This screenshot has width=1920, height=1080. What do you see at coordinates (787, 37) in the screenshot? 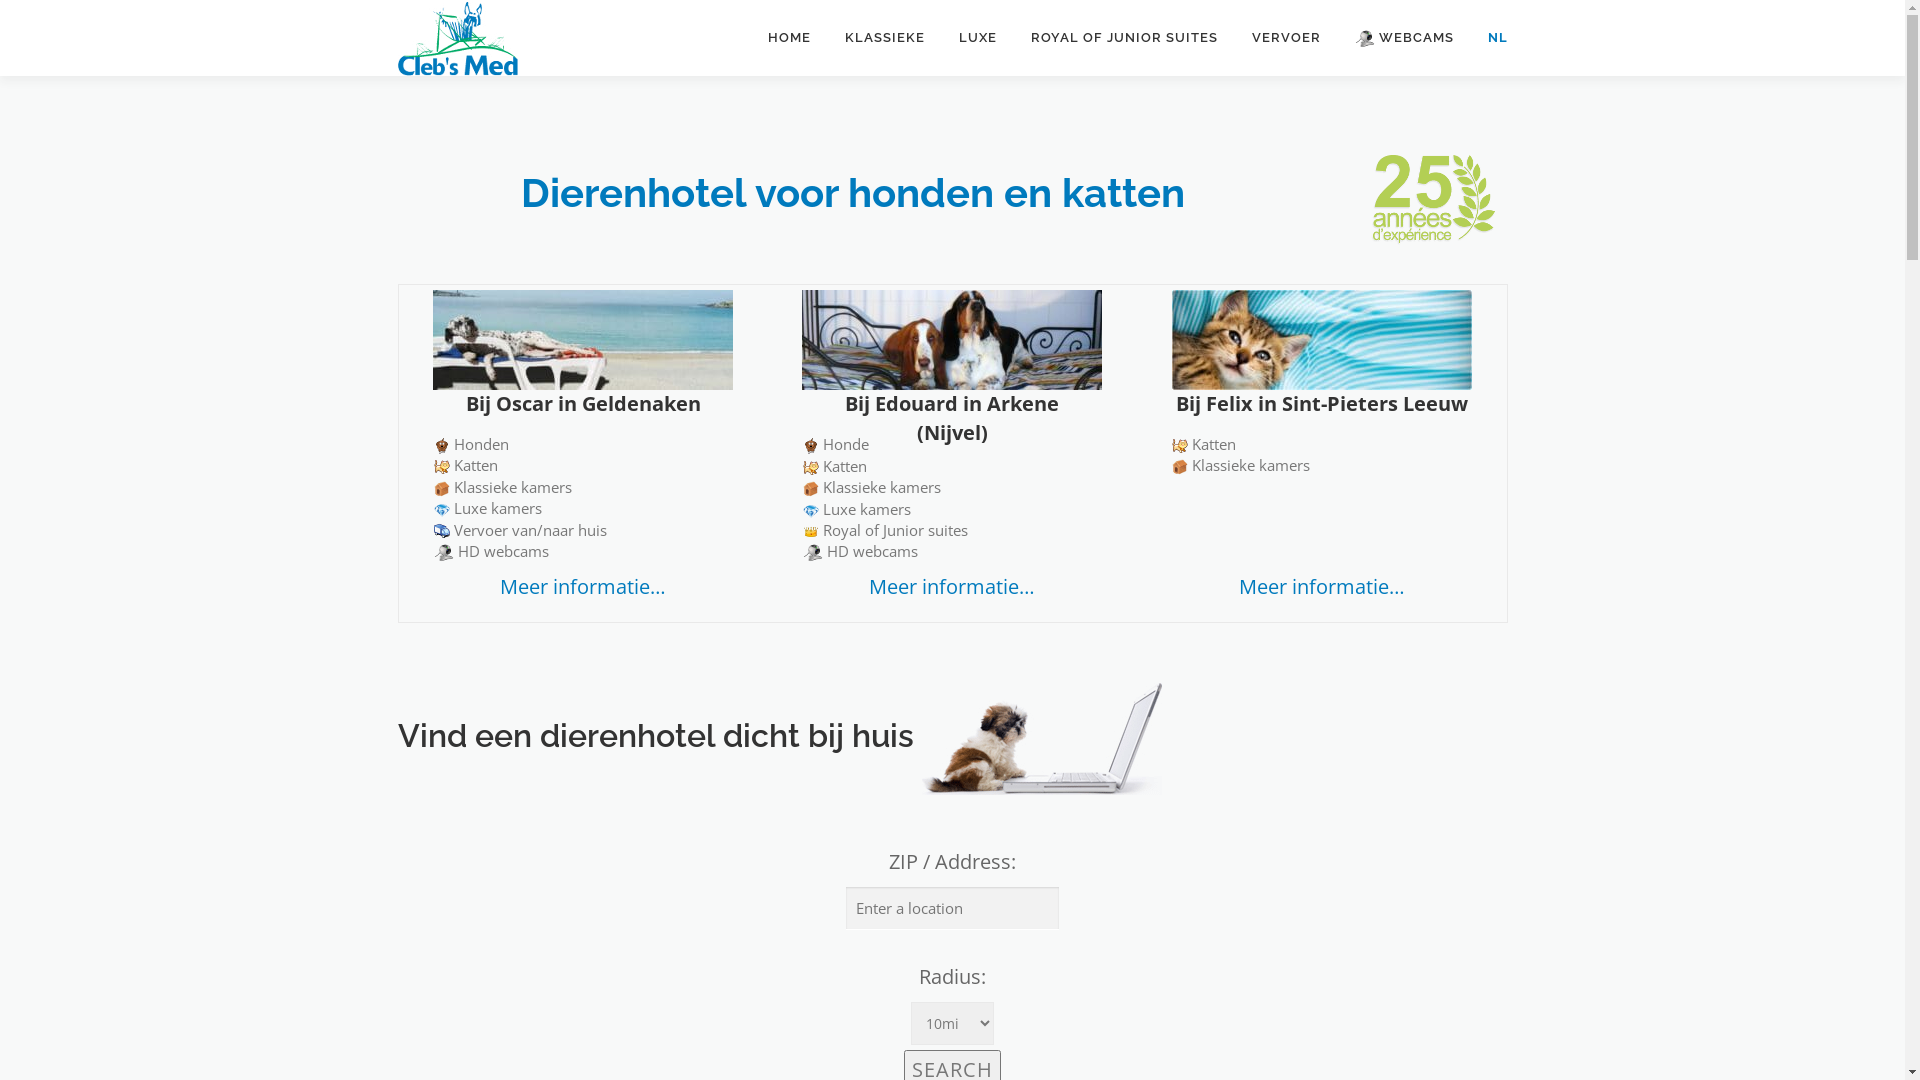
I see `'HOME'` at bounding box center [787, 37].